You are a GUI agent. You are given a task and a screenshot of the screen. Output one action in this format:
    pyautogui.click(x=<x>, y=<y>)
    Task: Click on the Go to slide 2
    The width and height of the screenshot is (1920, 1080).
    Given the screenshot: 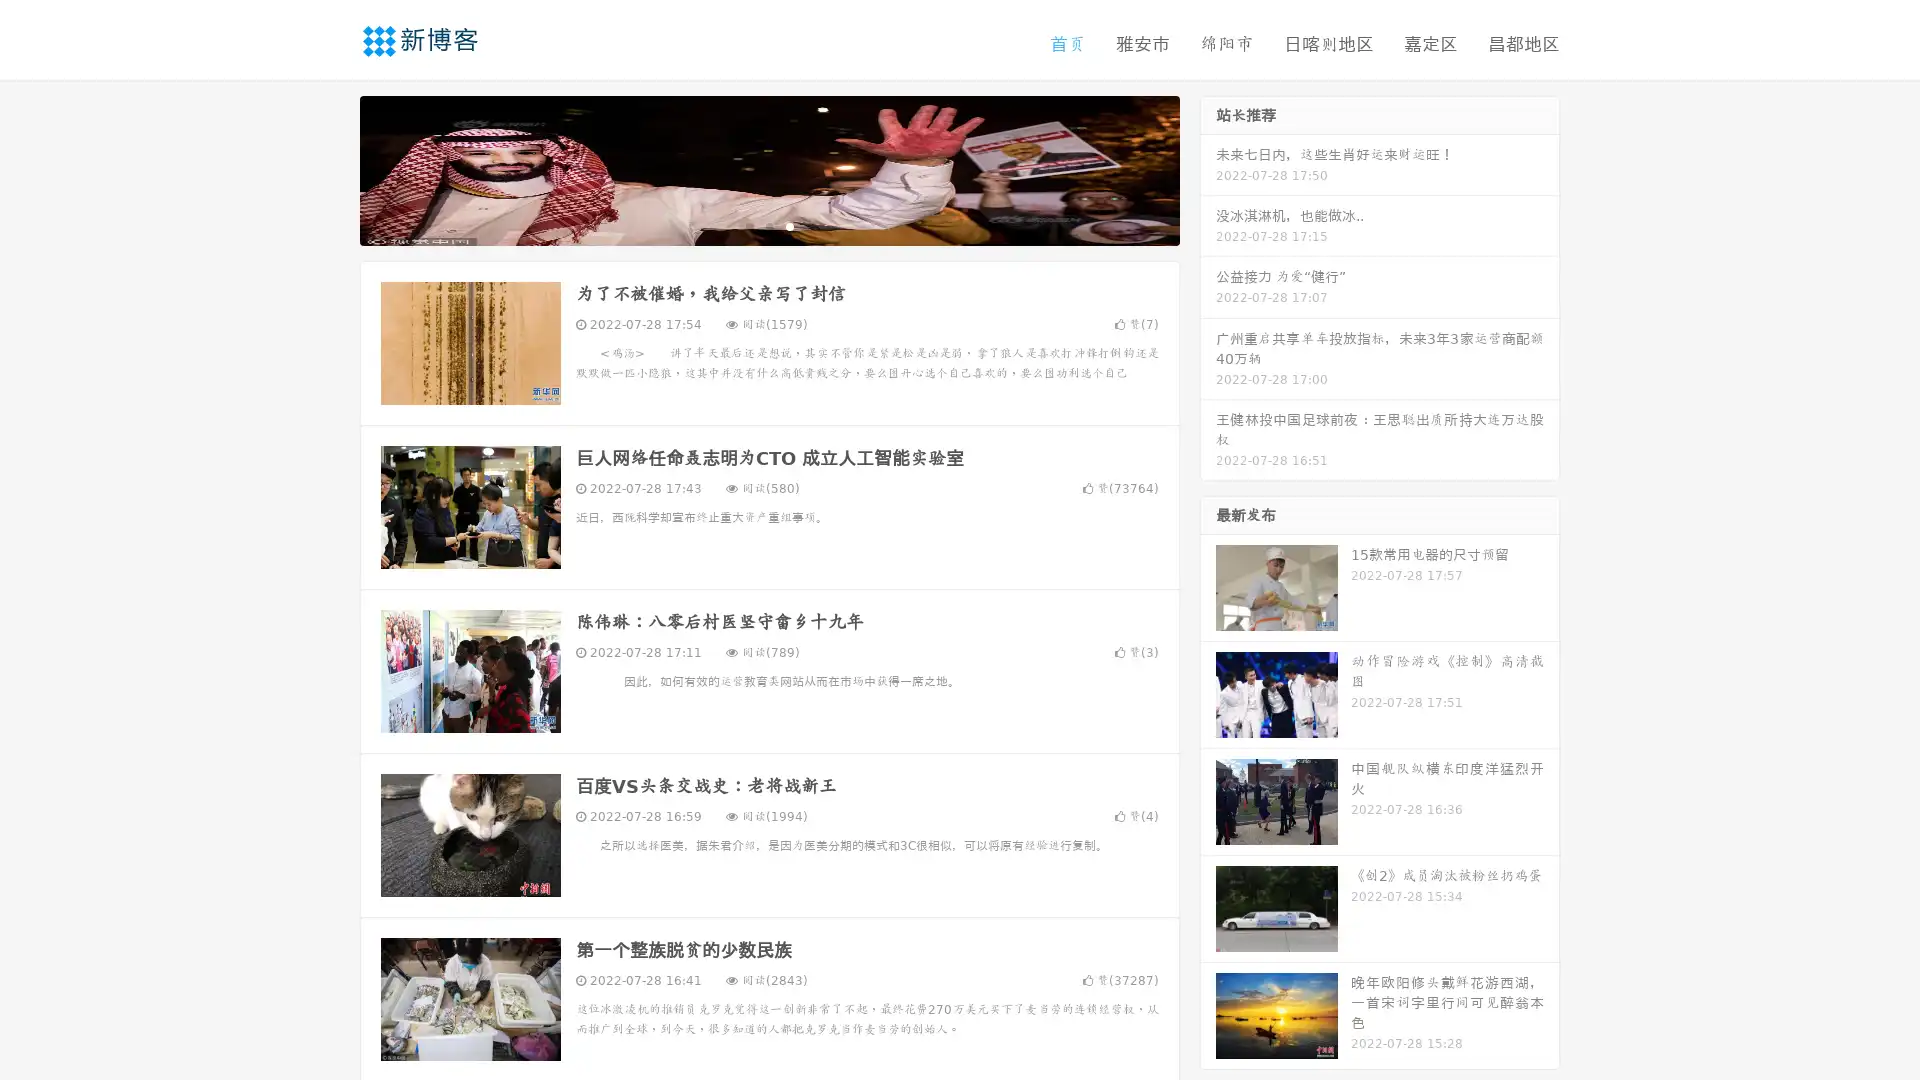 What is the action you would take?
    pyautogui.click(x=768, y=225)
    